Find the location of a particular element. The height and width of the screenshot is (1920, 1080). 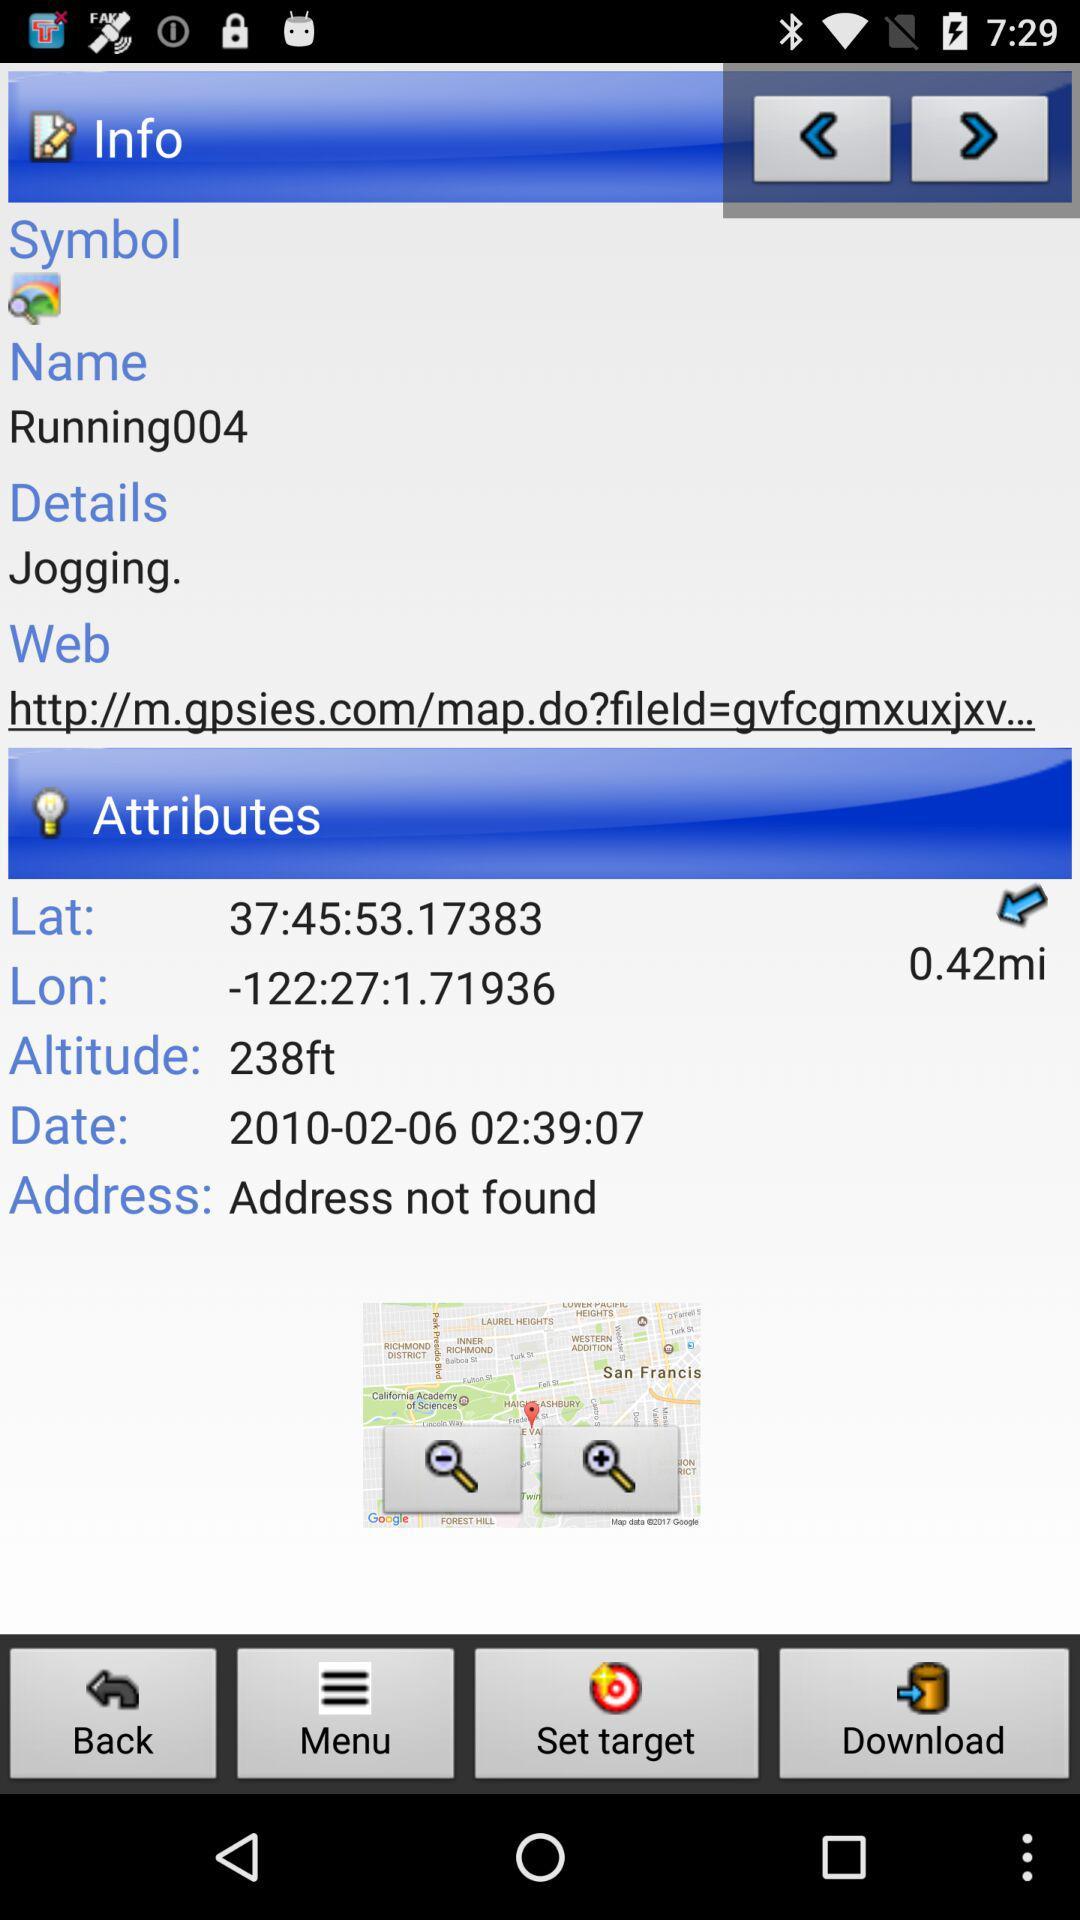

the menu icon is located at coordinates (345, 1718).